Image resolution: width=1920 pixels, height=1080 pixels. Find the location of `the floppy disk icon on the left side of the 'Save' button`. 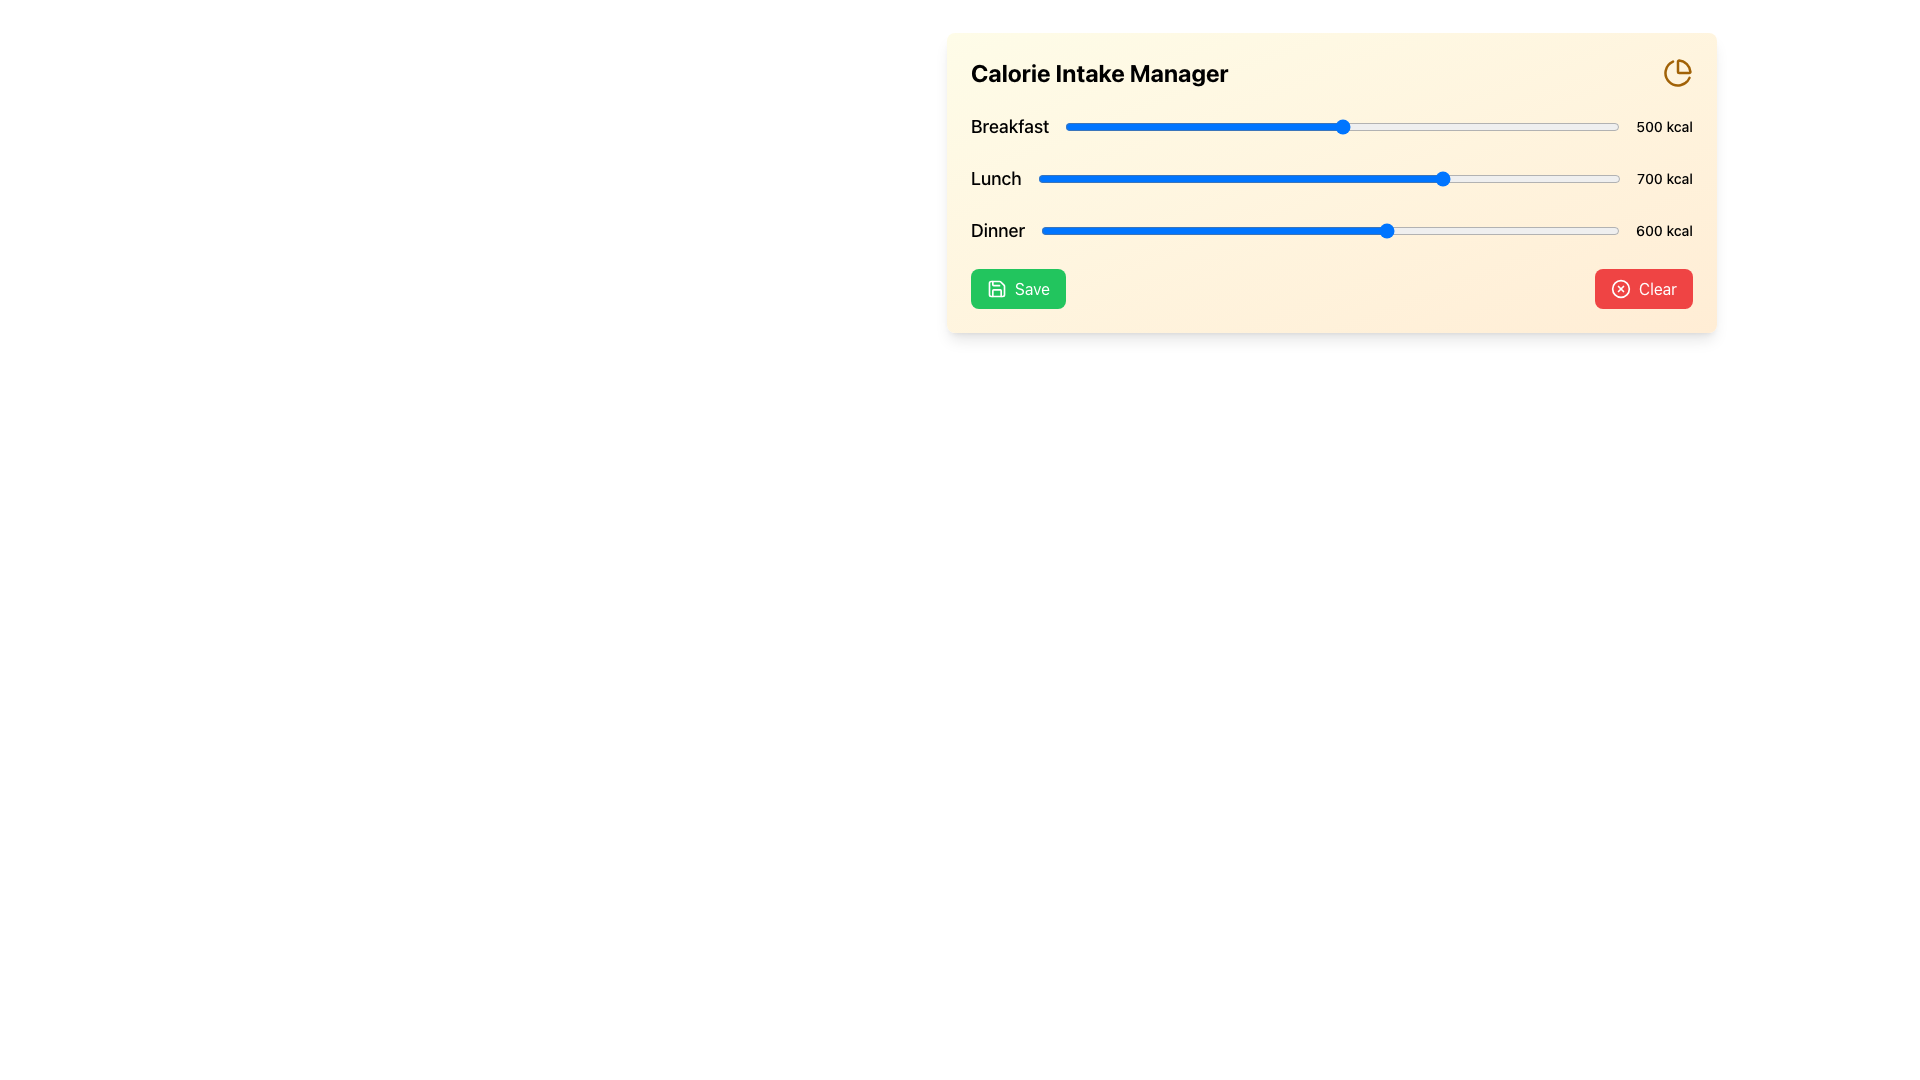

the floppy disk icon on the left side of the 'Save' button is located at coordinates (997, 289).